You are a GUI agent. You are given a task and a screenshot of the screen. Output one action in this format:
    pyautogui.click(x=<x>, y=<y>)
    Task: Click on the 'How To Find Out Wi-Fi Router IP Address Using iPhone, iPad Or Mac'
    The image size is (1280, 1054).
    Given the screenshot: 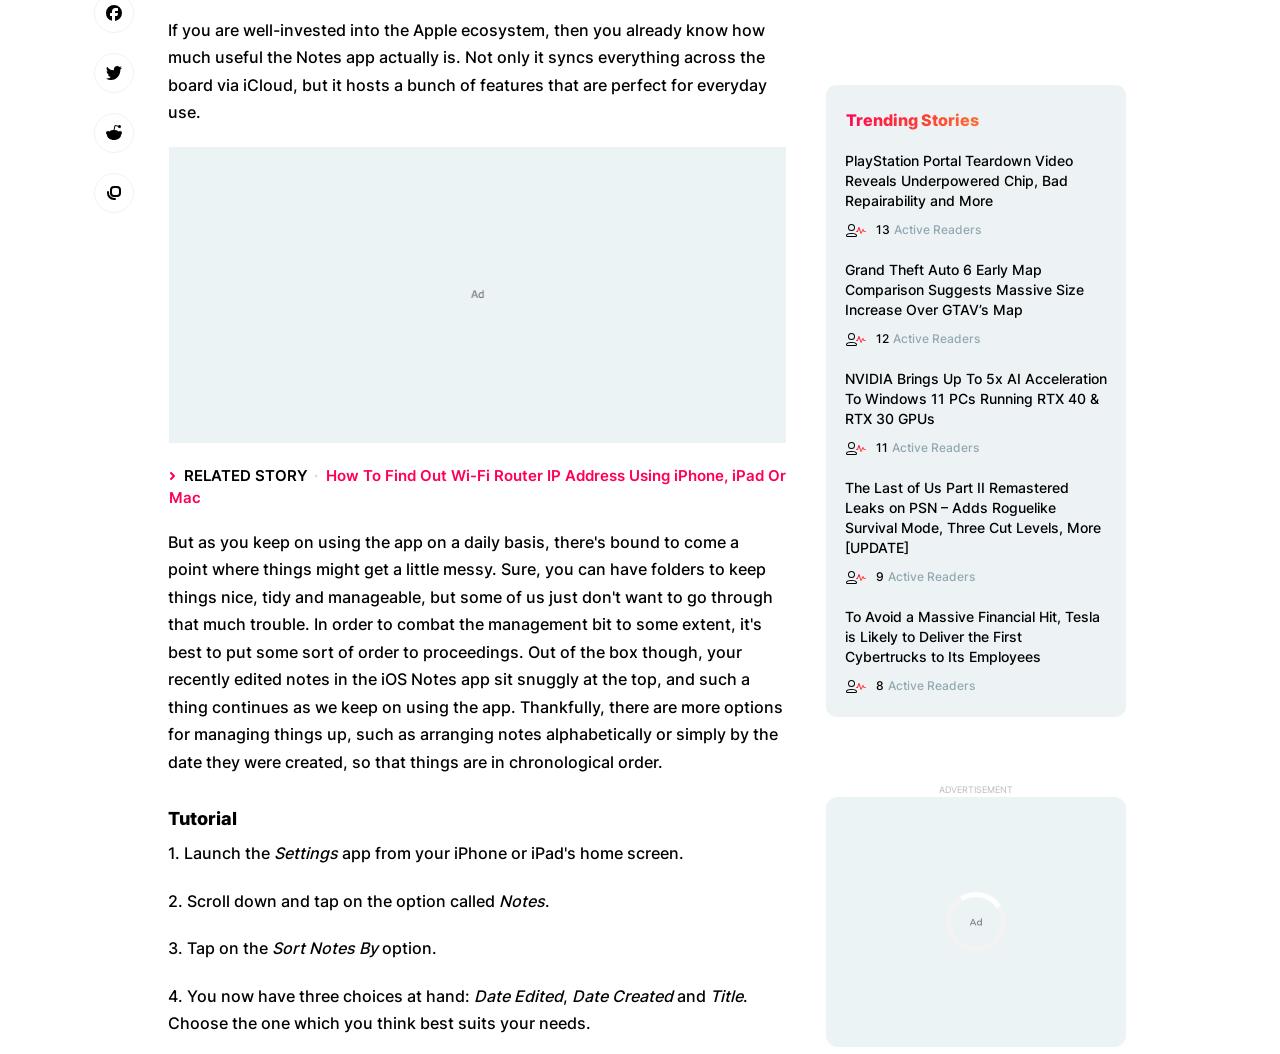 What is the action you would take?
    pyautogui.click(x=476, y=484)
    